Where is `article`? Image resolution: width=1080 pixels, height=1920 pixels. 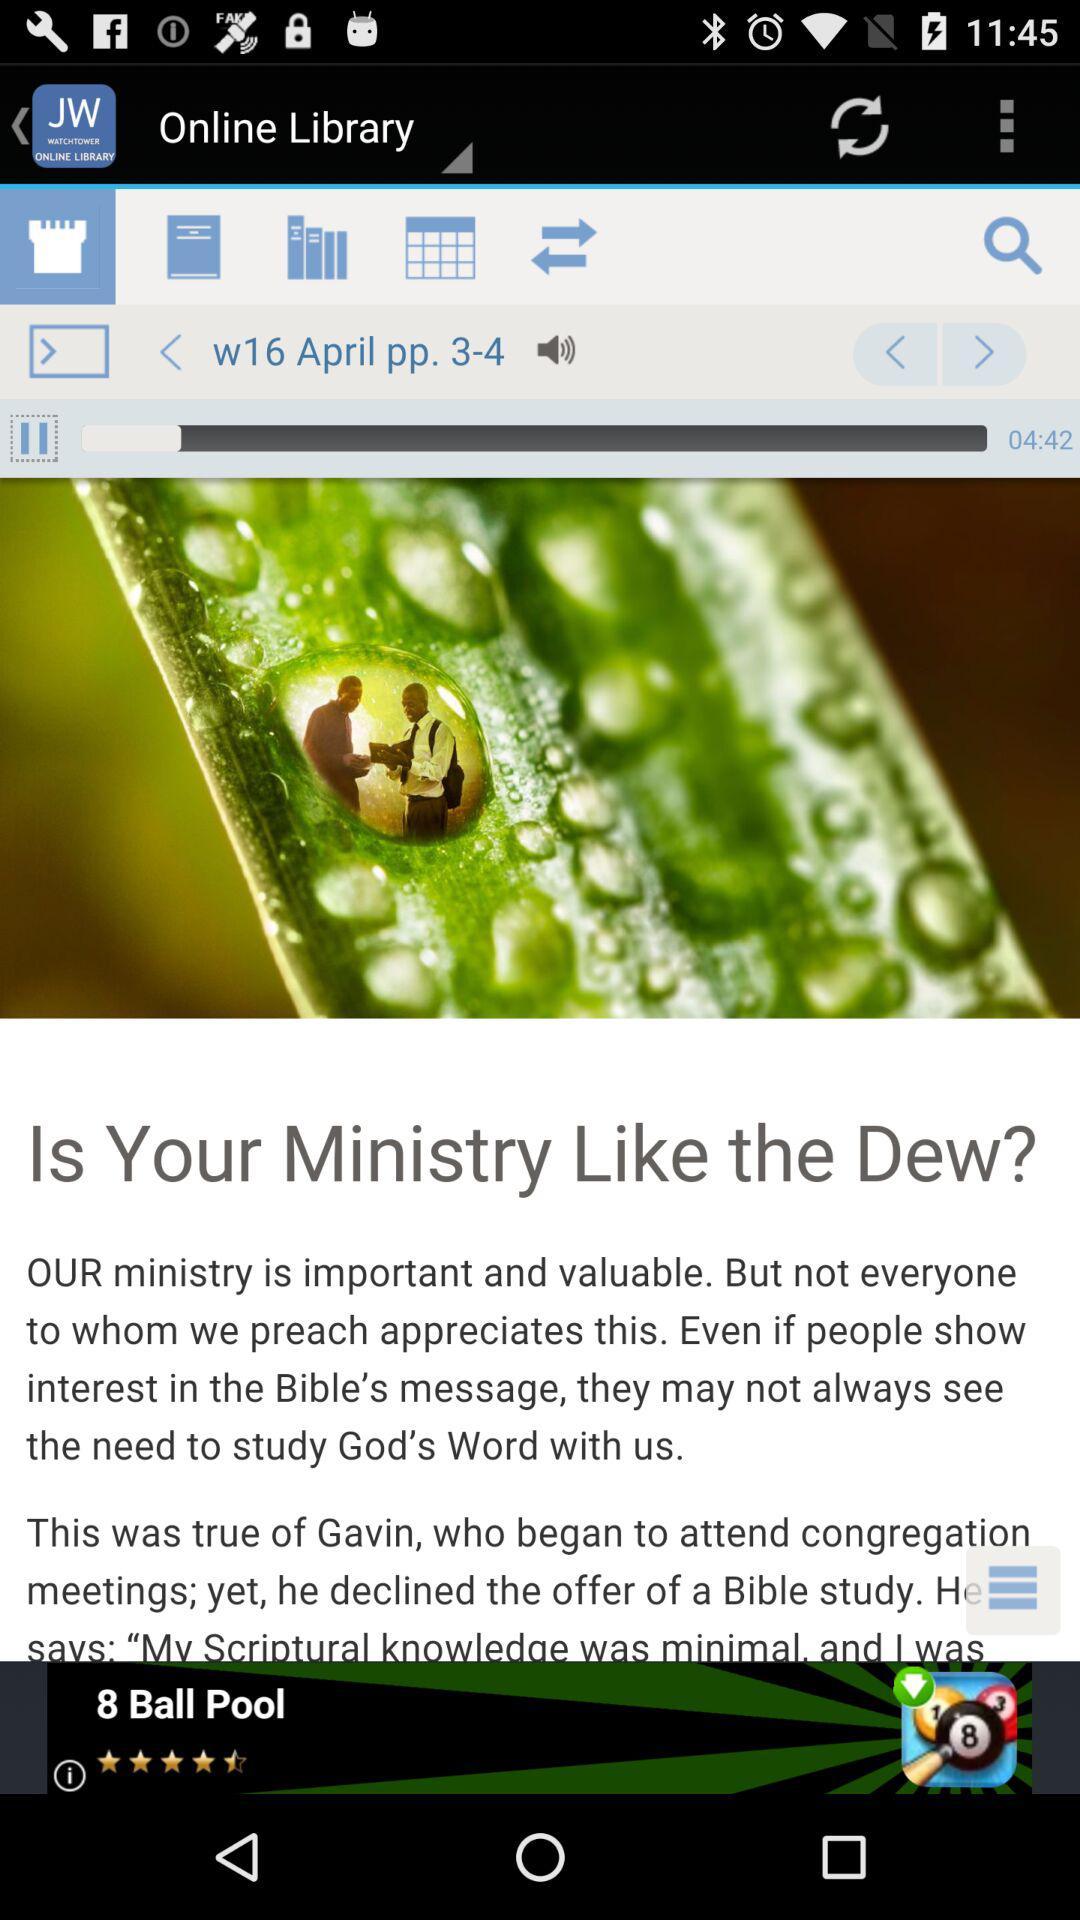 article is located at coordinates (540, 924).